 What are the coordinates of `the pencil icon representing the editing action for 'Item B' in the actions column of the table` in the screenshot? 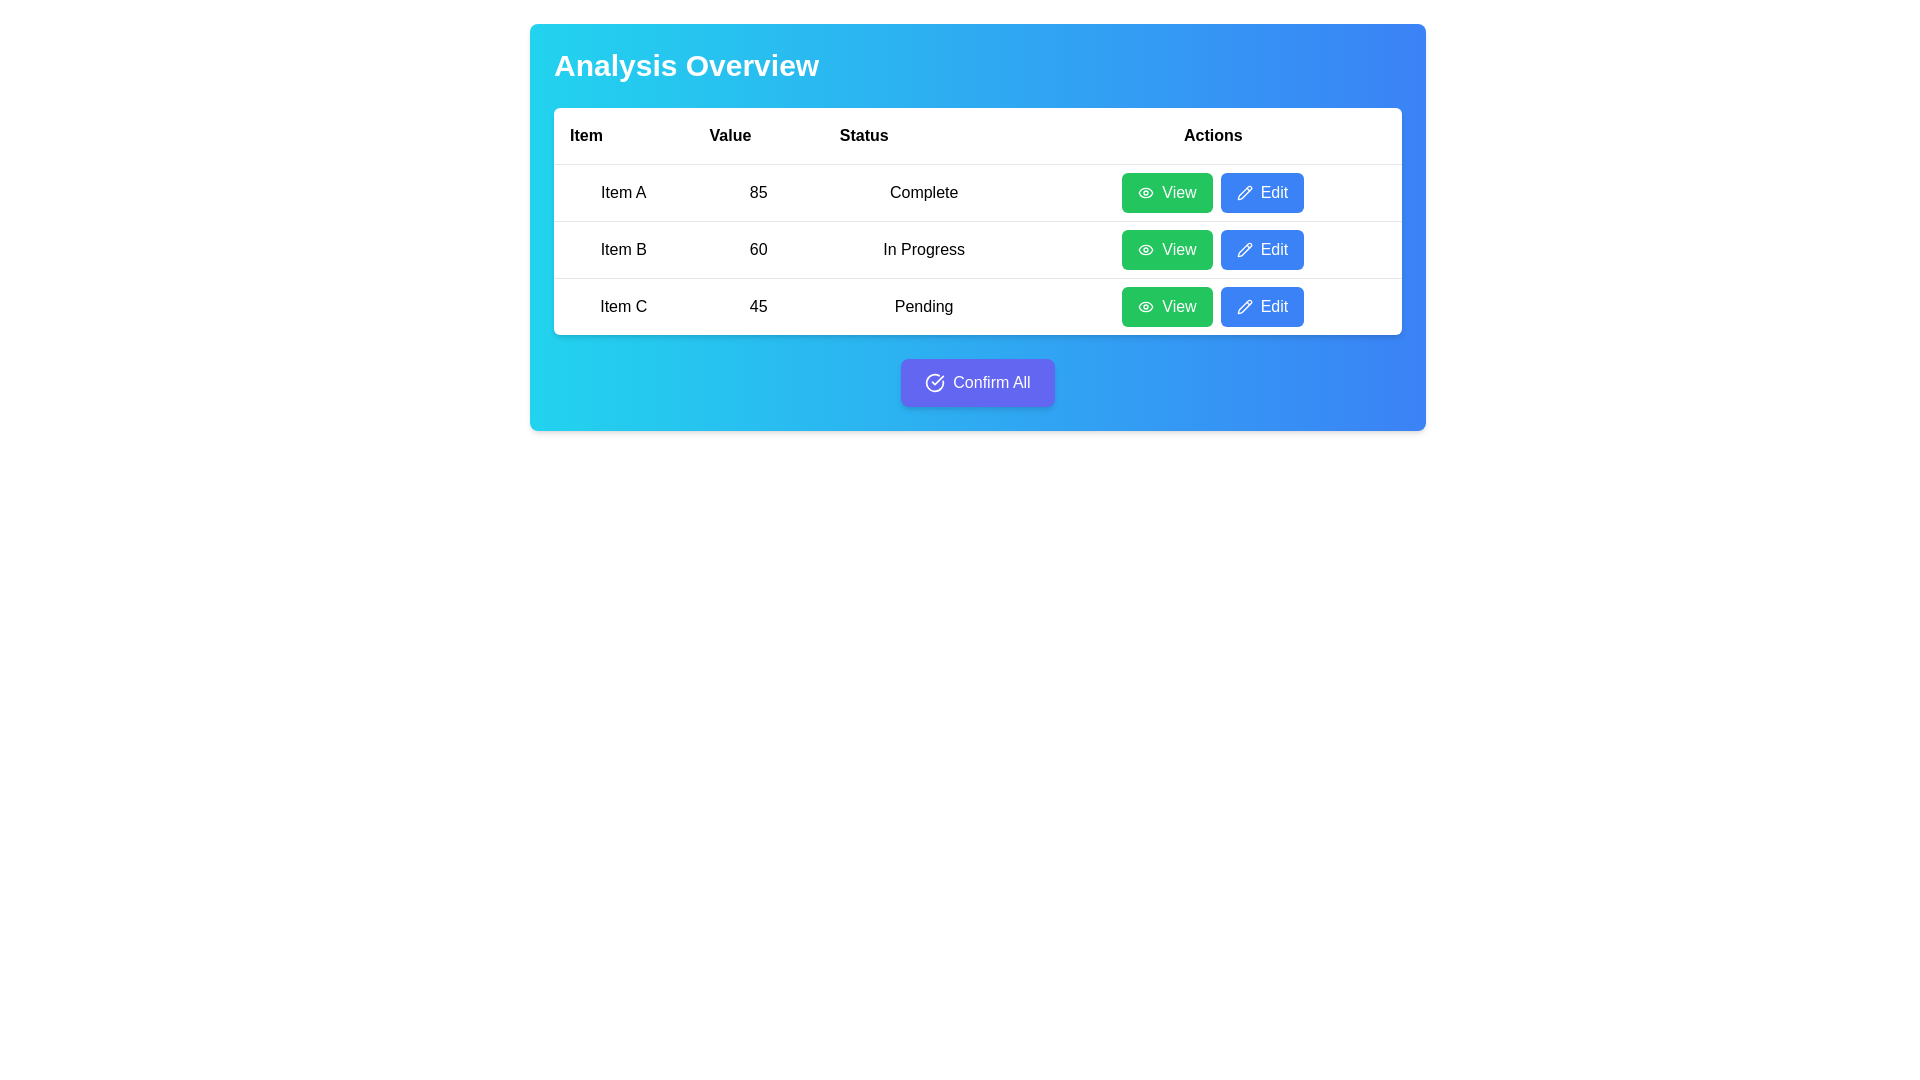 It's located at (1243, 249).